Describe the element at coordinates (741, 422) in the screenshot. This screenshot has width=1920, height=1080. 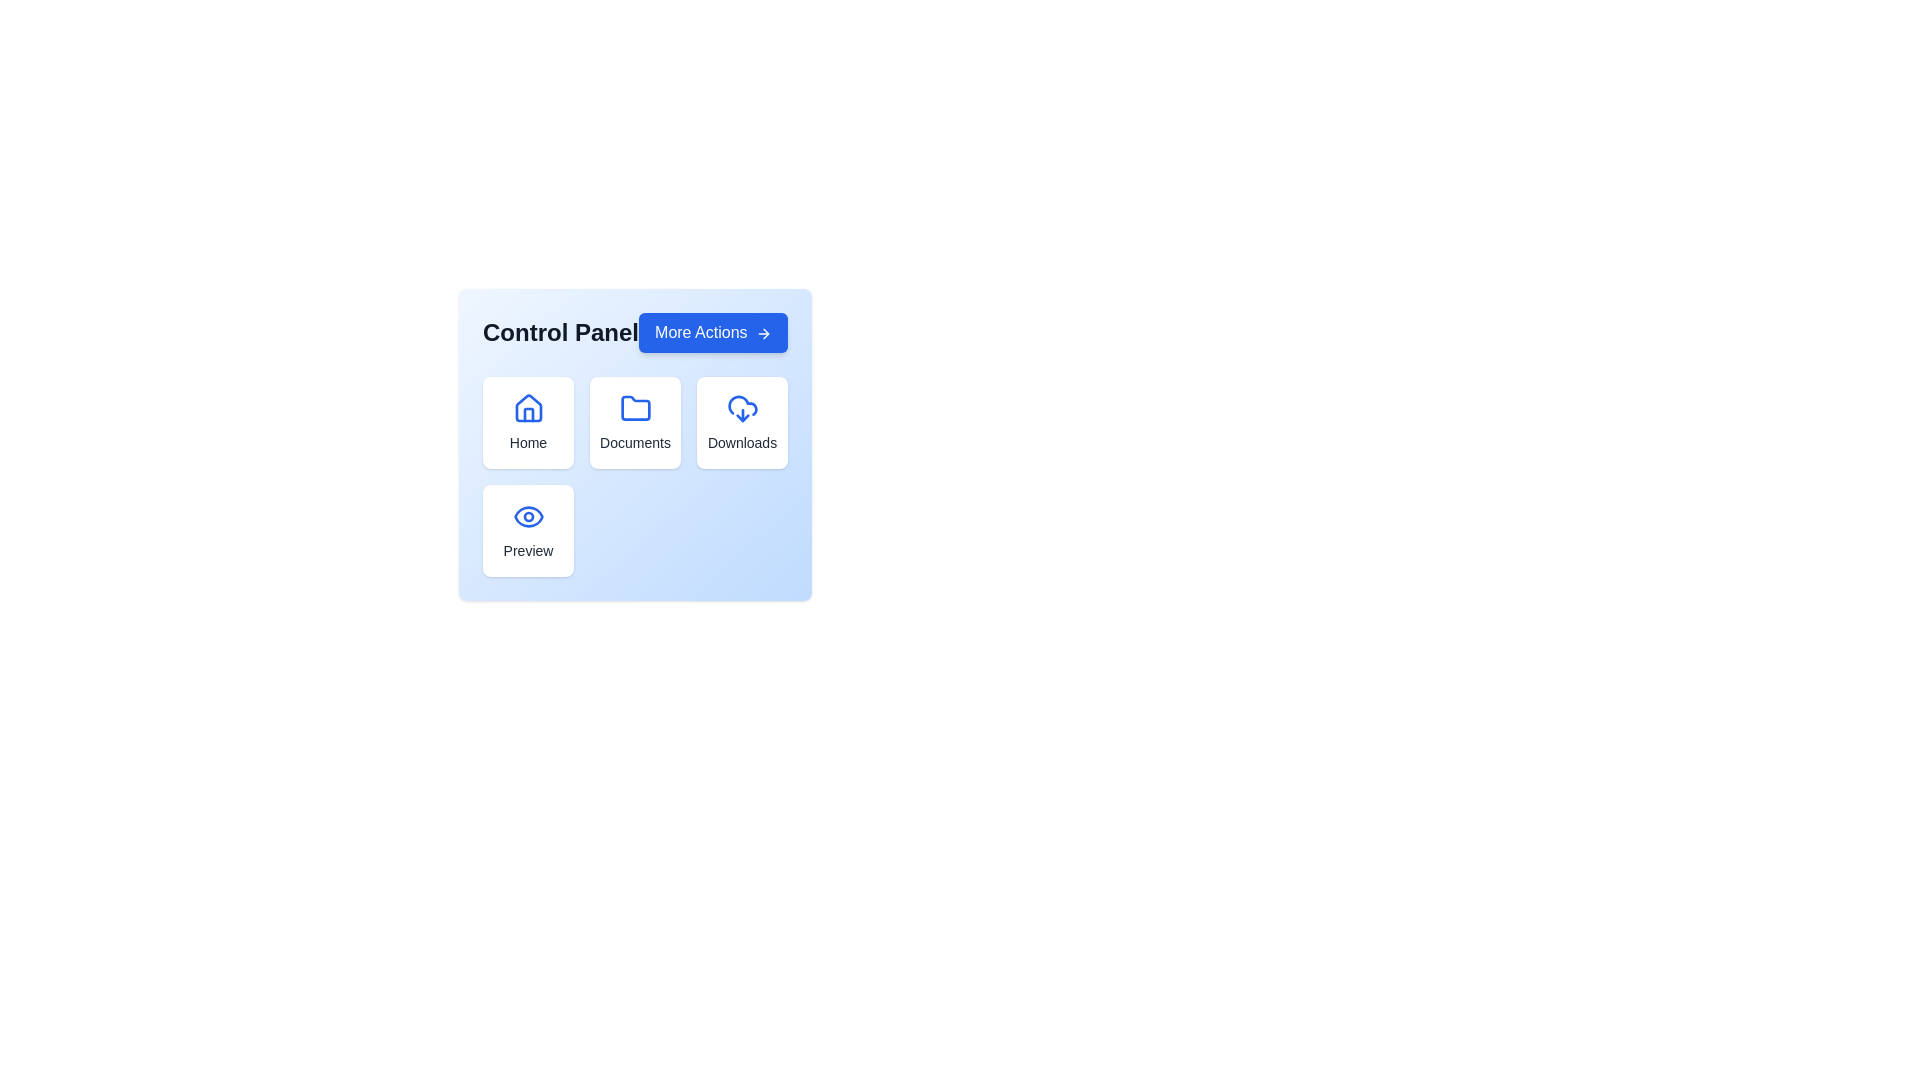
I see `the download button with a cloud-shaped icon and the label 'Downloads' located in the grid layout as the third element in the first row` at that location.